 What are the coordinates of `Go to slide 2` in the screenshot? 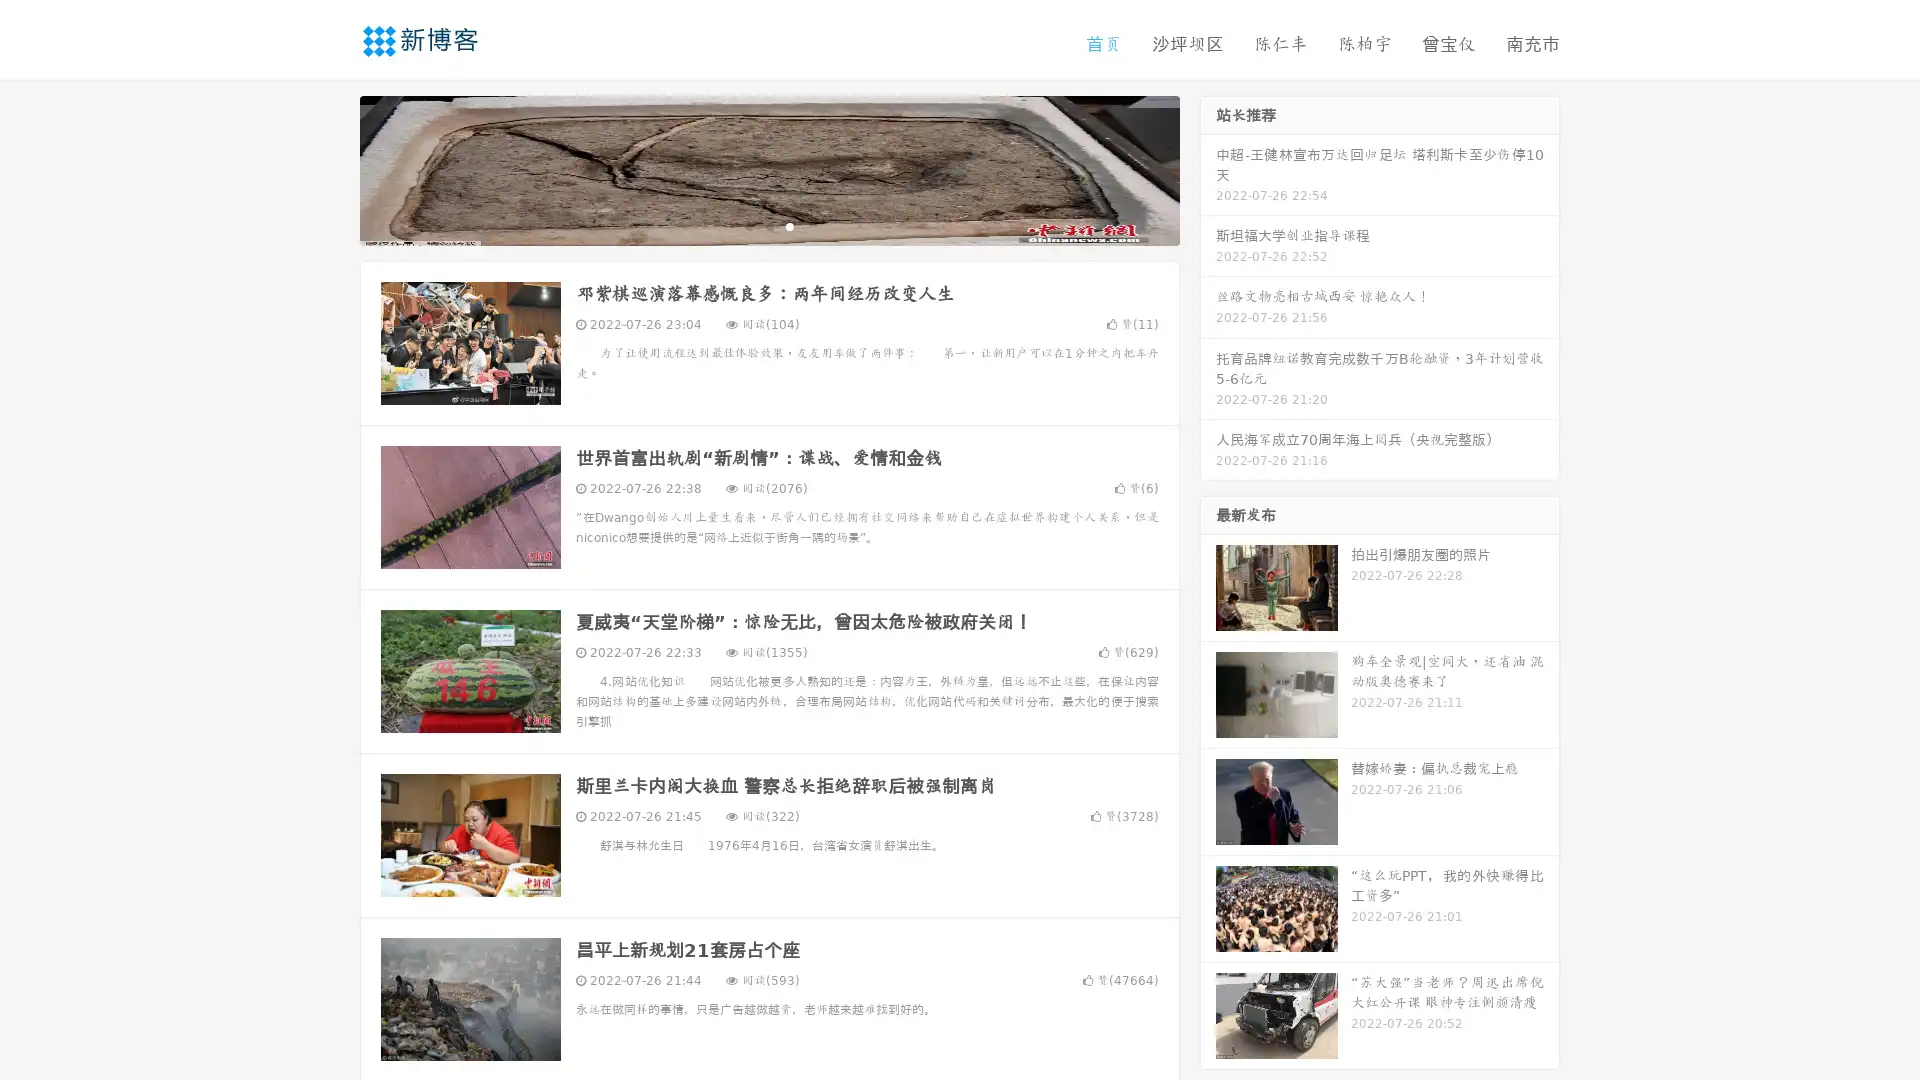 It's located at (768, 225).